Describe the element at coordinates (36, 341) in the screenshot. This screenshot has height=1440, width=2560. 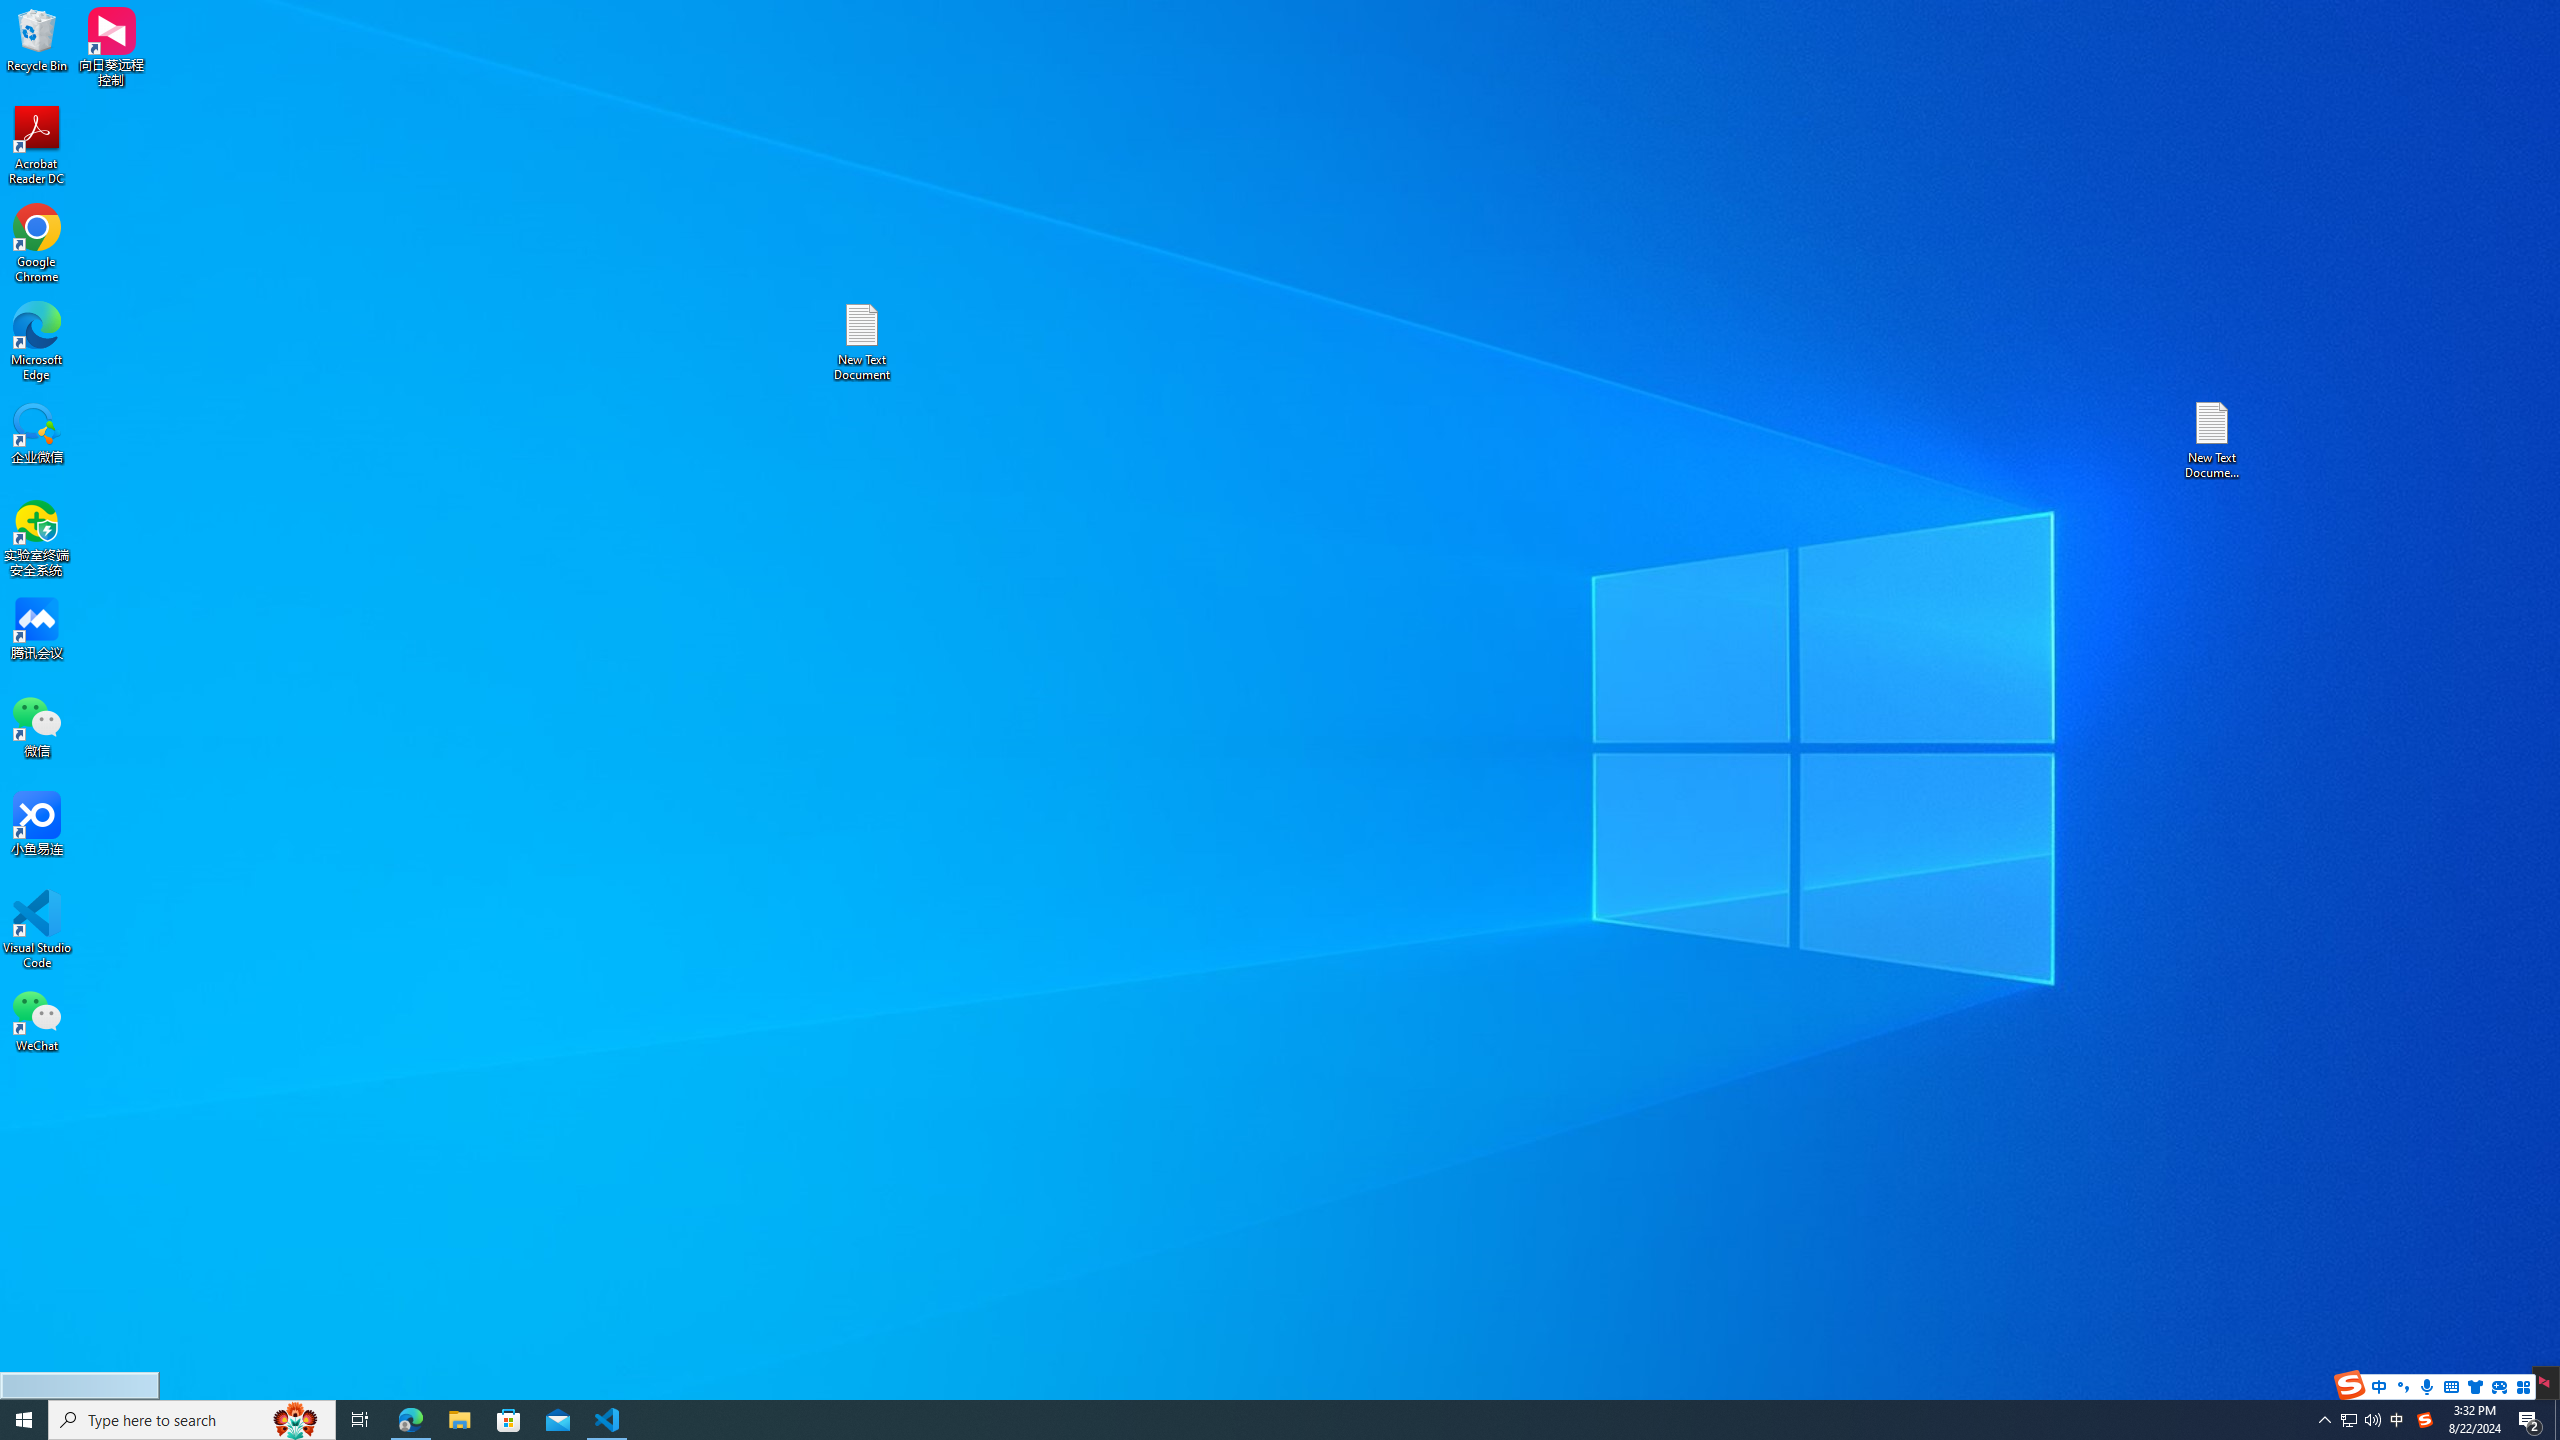
I see `'Microsoft Edge'` at that location.